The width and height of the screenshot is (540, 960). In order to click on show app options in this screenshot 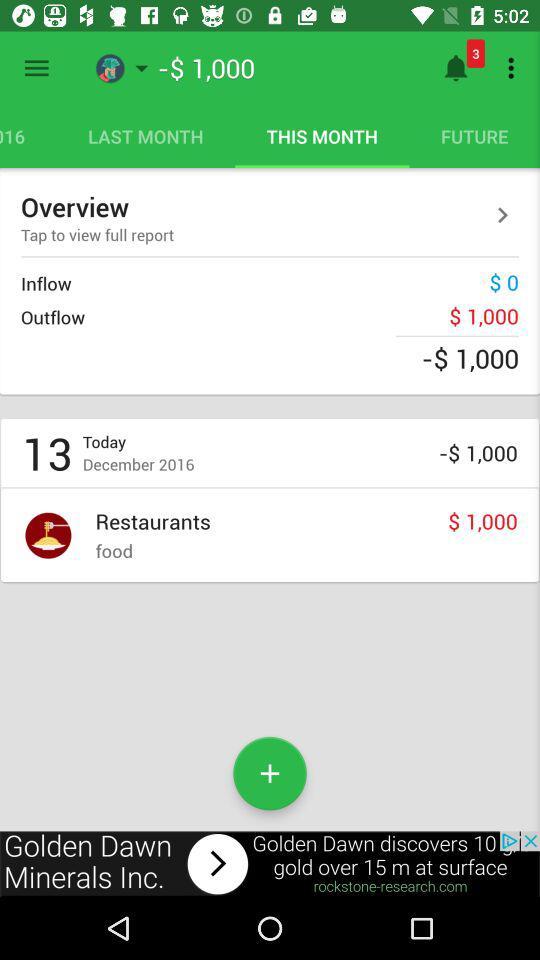, I will do `click(36, 68)`.